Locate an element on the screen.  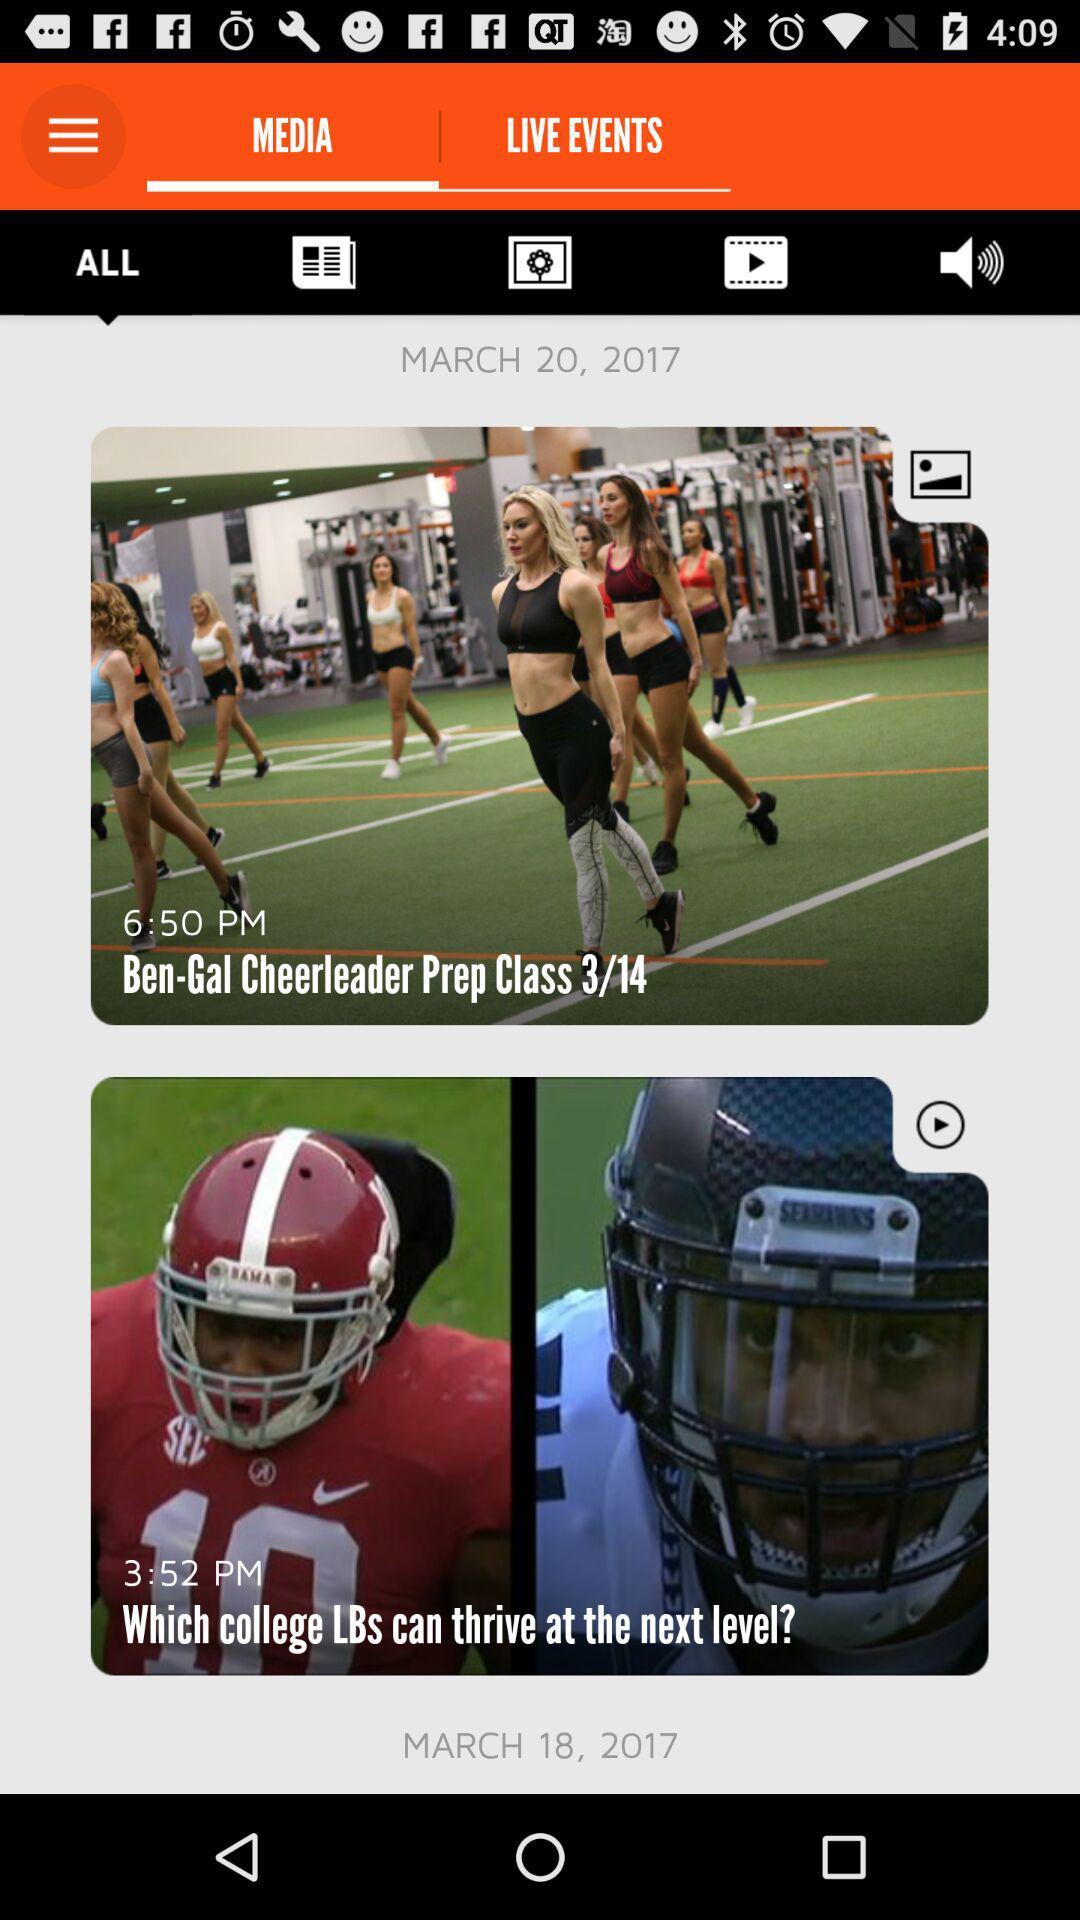
item below the march 20, 2017 is located at coordinates (195, 920).